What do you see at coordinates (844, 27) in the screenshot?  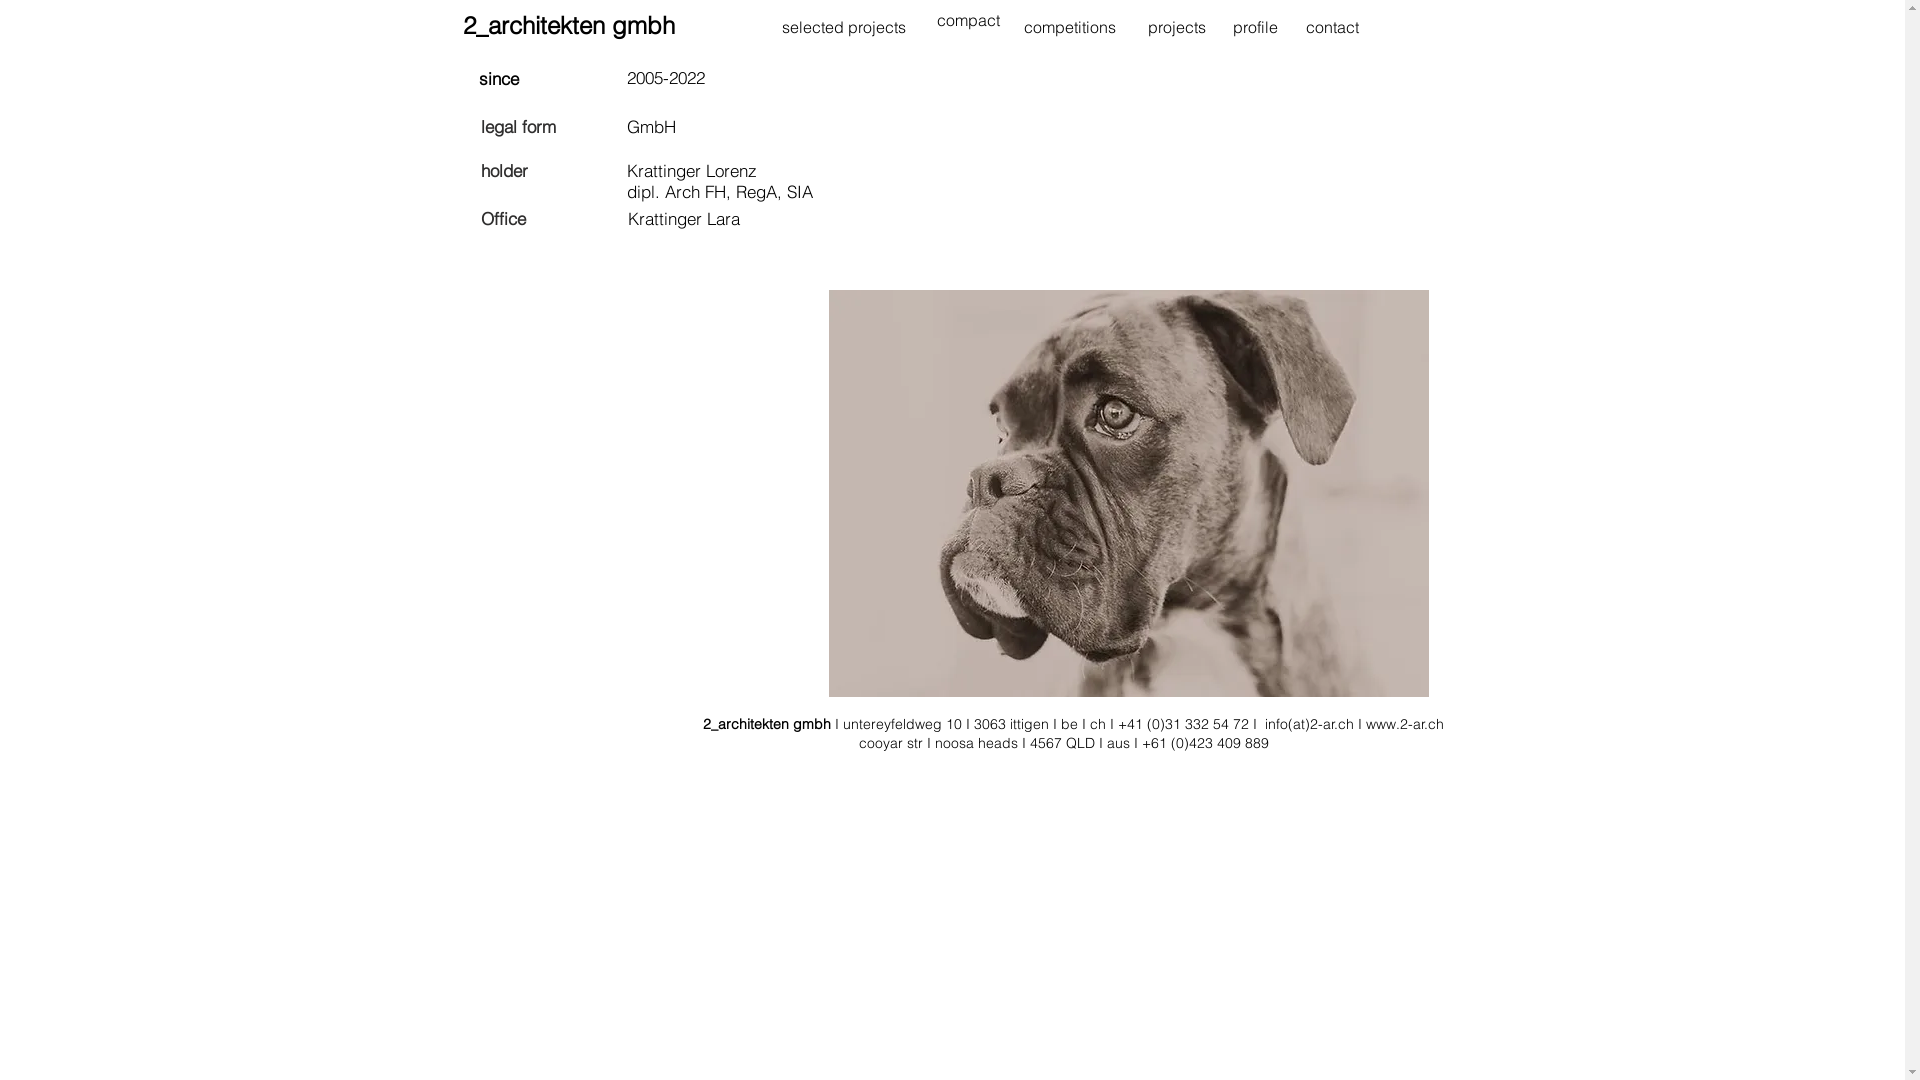 I see `'selected projects'` at bounding box center [844, 27].